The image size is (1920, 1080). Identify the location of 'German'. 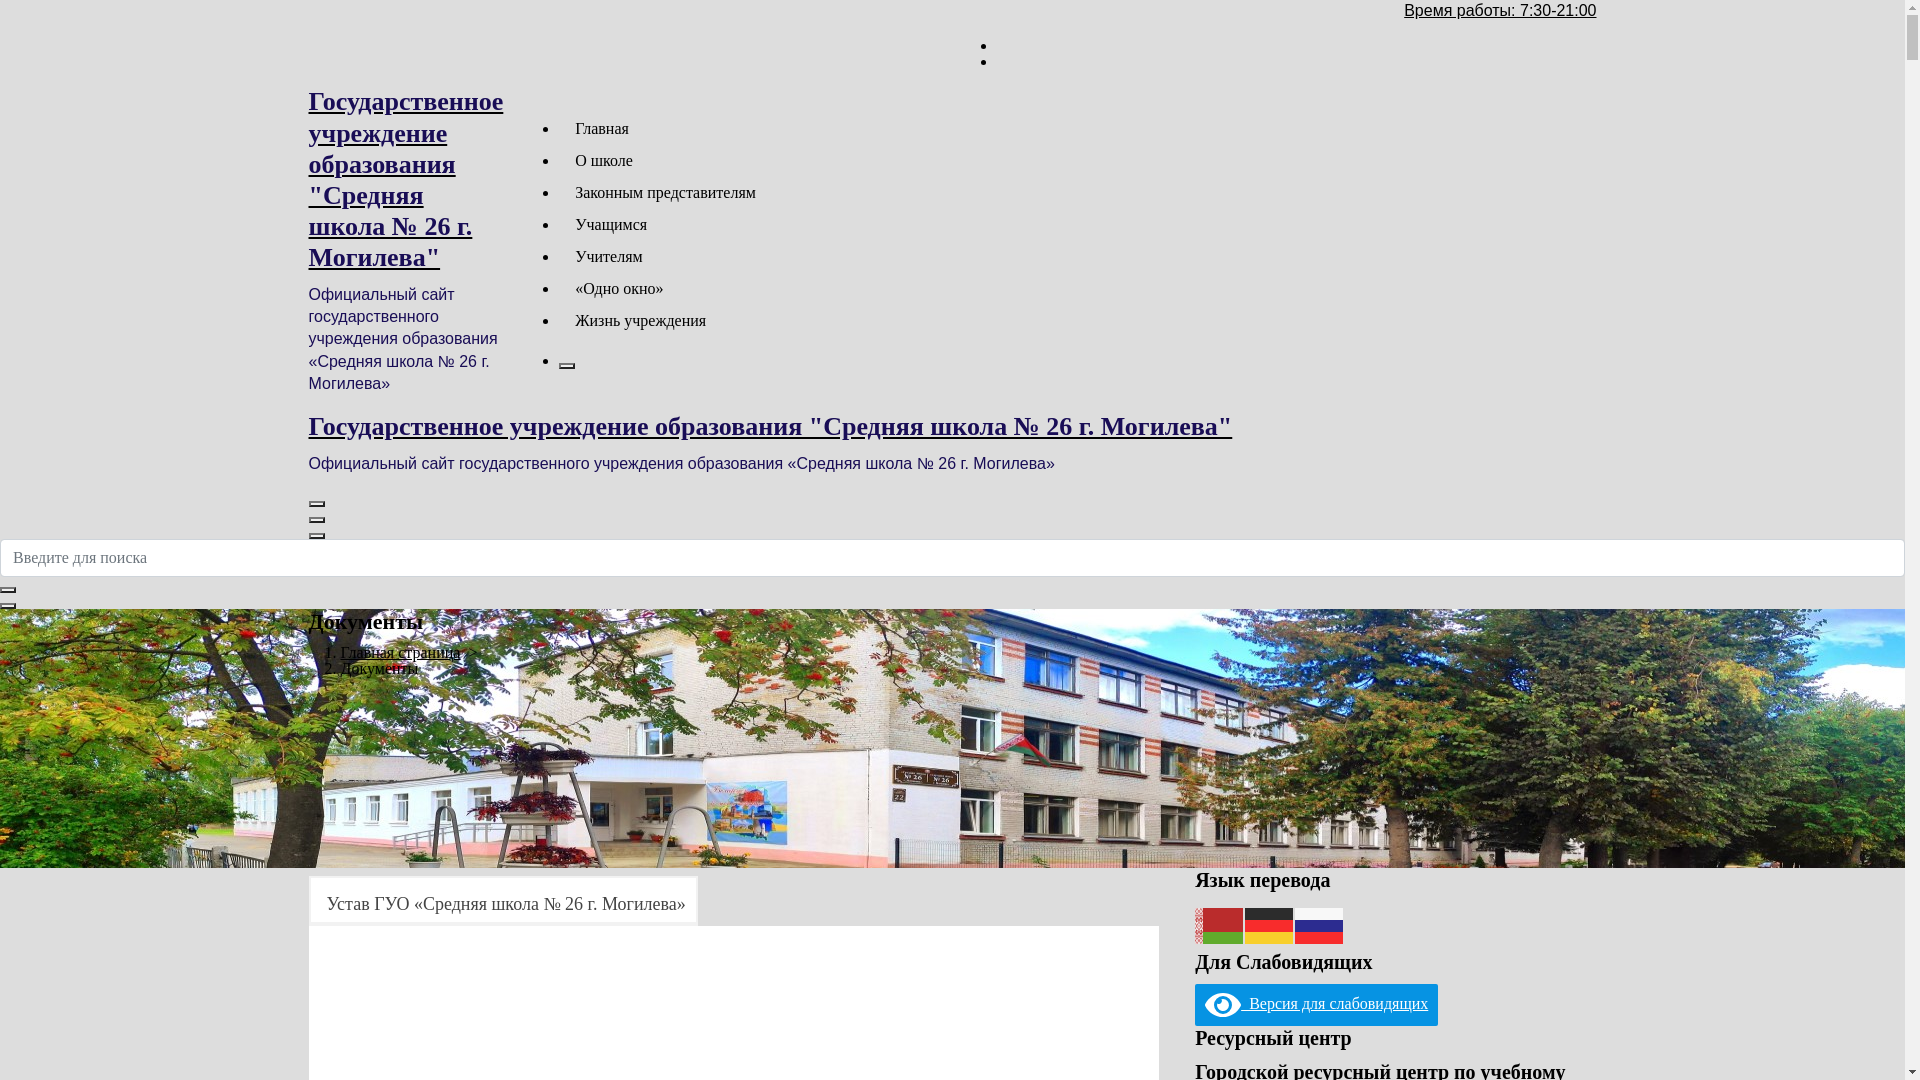
(1243, 924).